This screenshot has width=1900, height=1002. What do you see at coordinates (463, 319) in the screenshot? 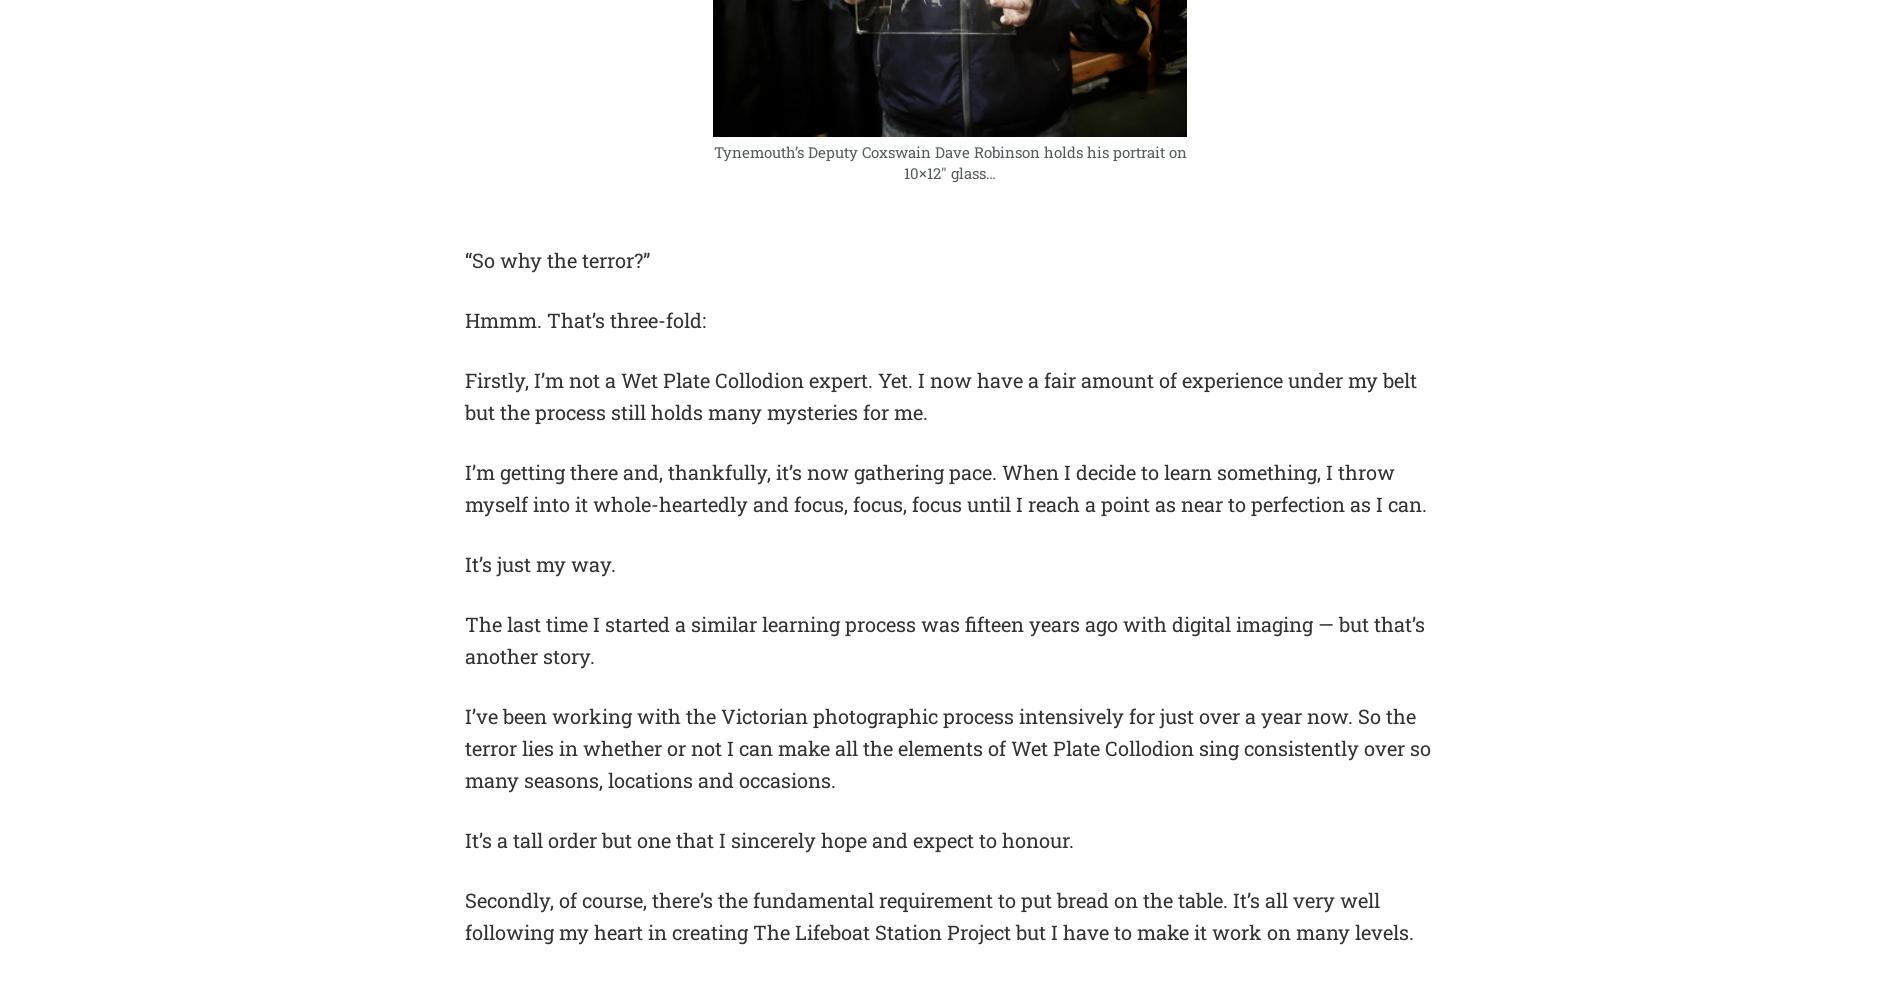
I see `'Hmmm. That’s three-fold:'` at bounding box center [463, 319].